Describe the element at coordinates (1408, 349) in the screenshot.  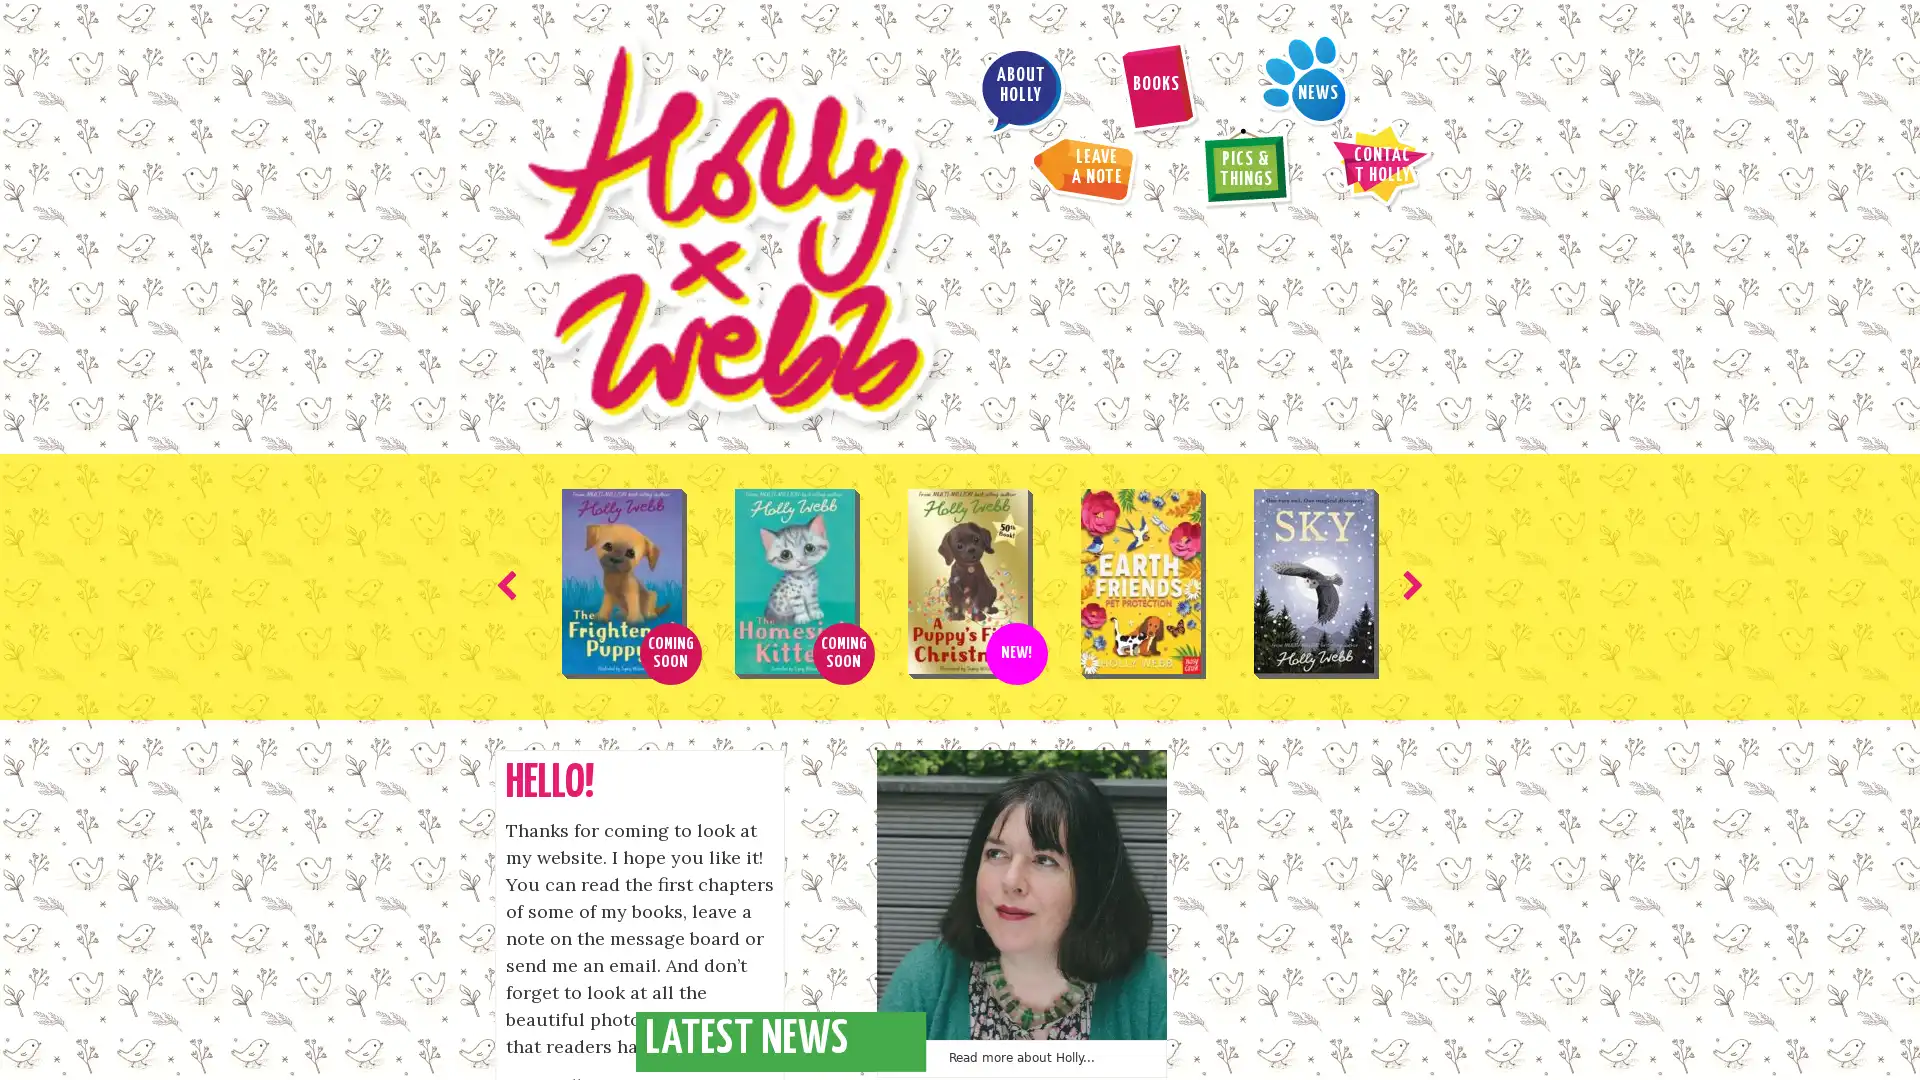
I see `Next` at that location.